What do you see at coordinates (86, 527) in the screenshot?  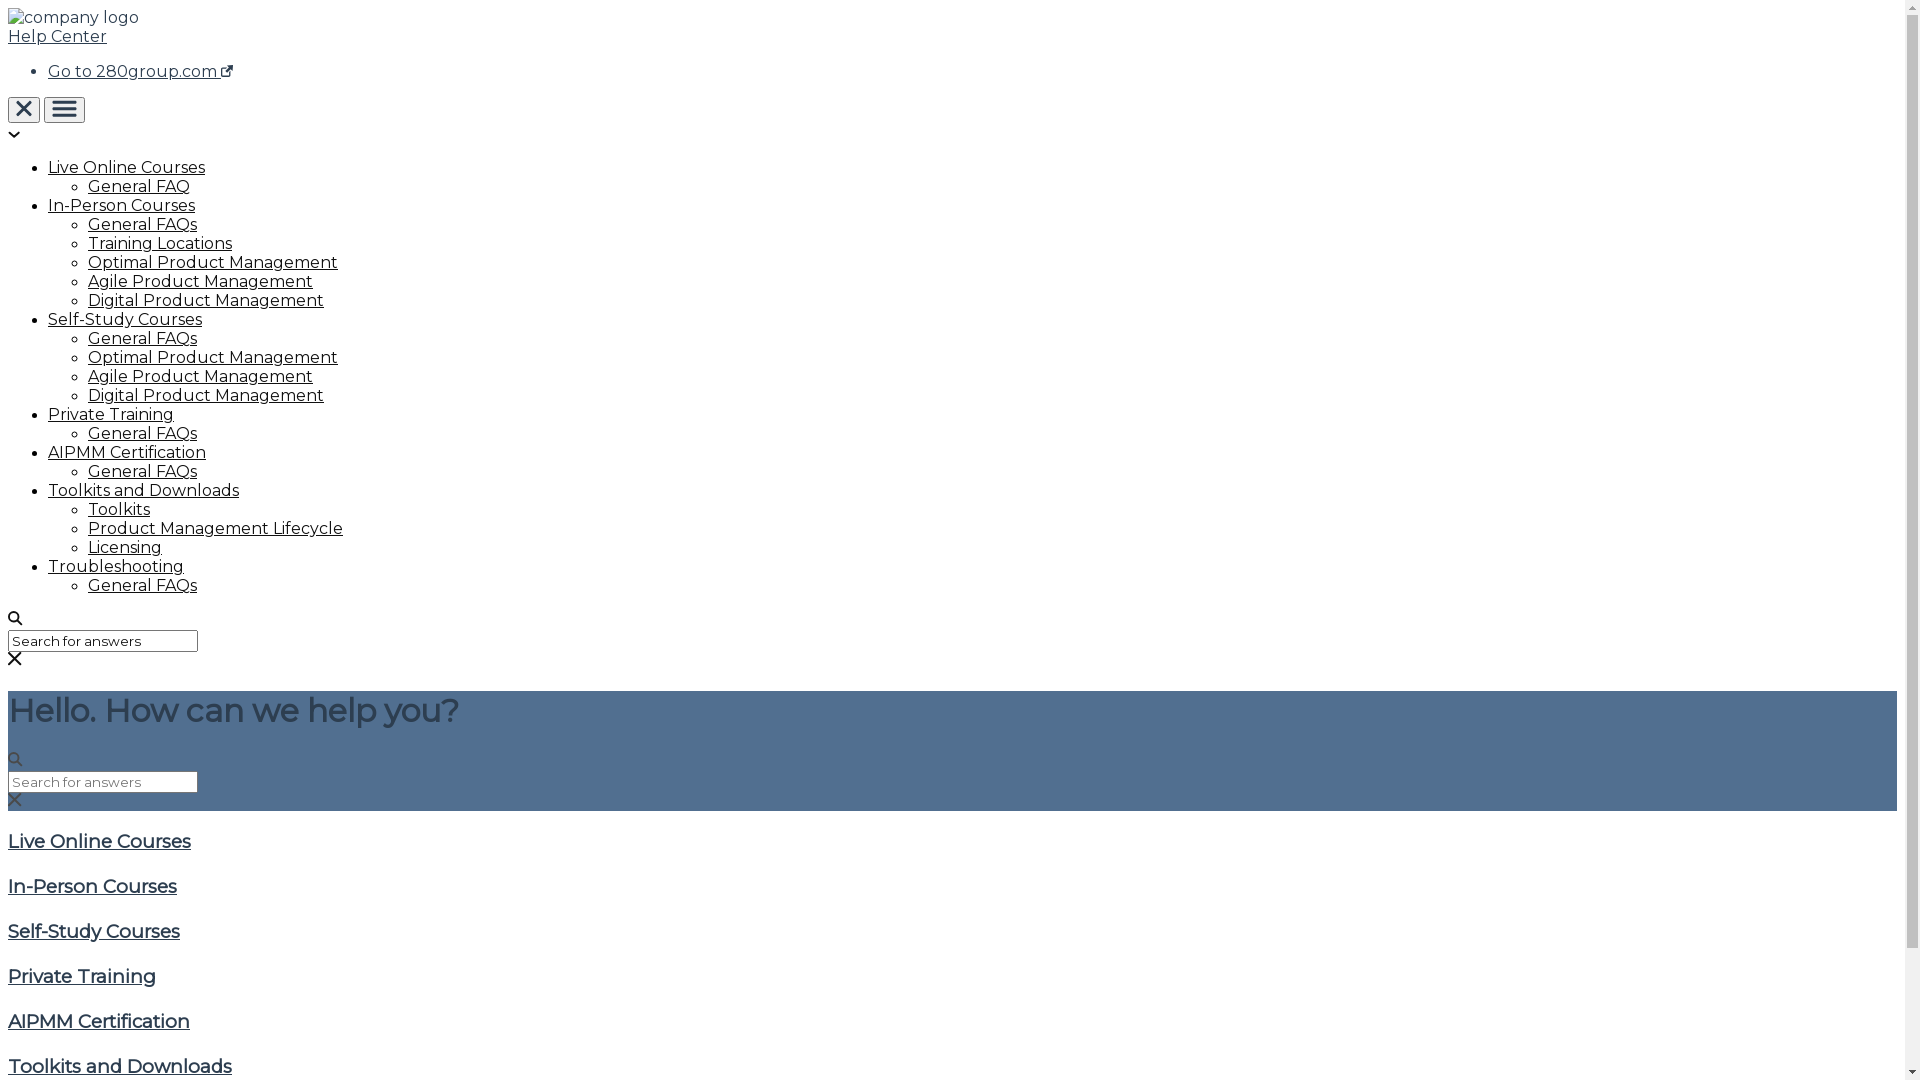 I see `'Product Management Lifecycle'` at bounding box center [86, 527].